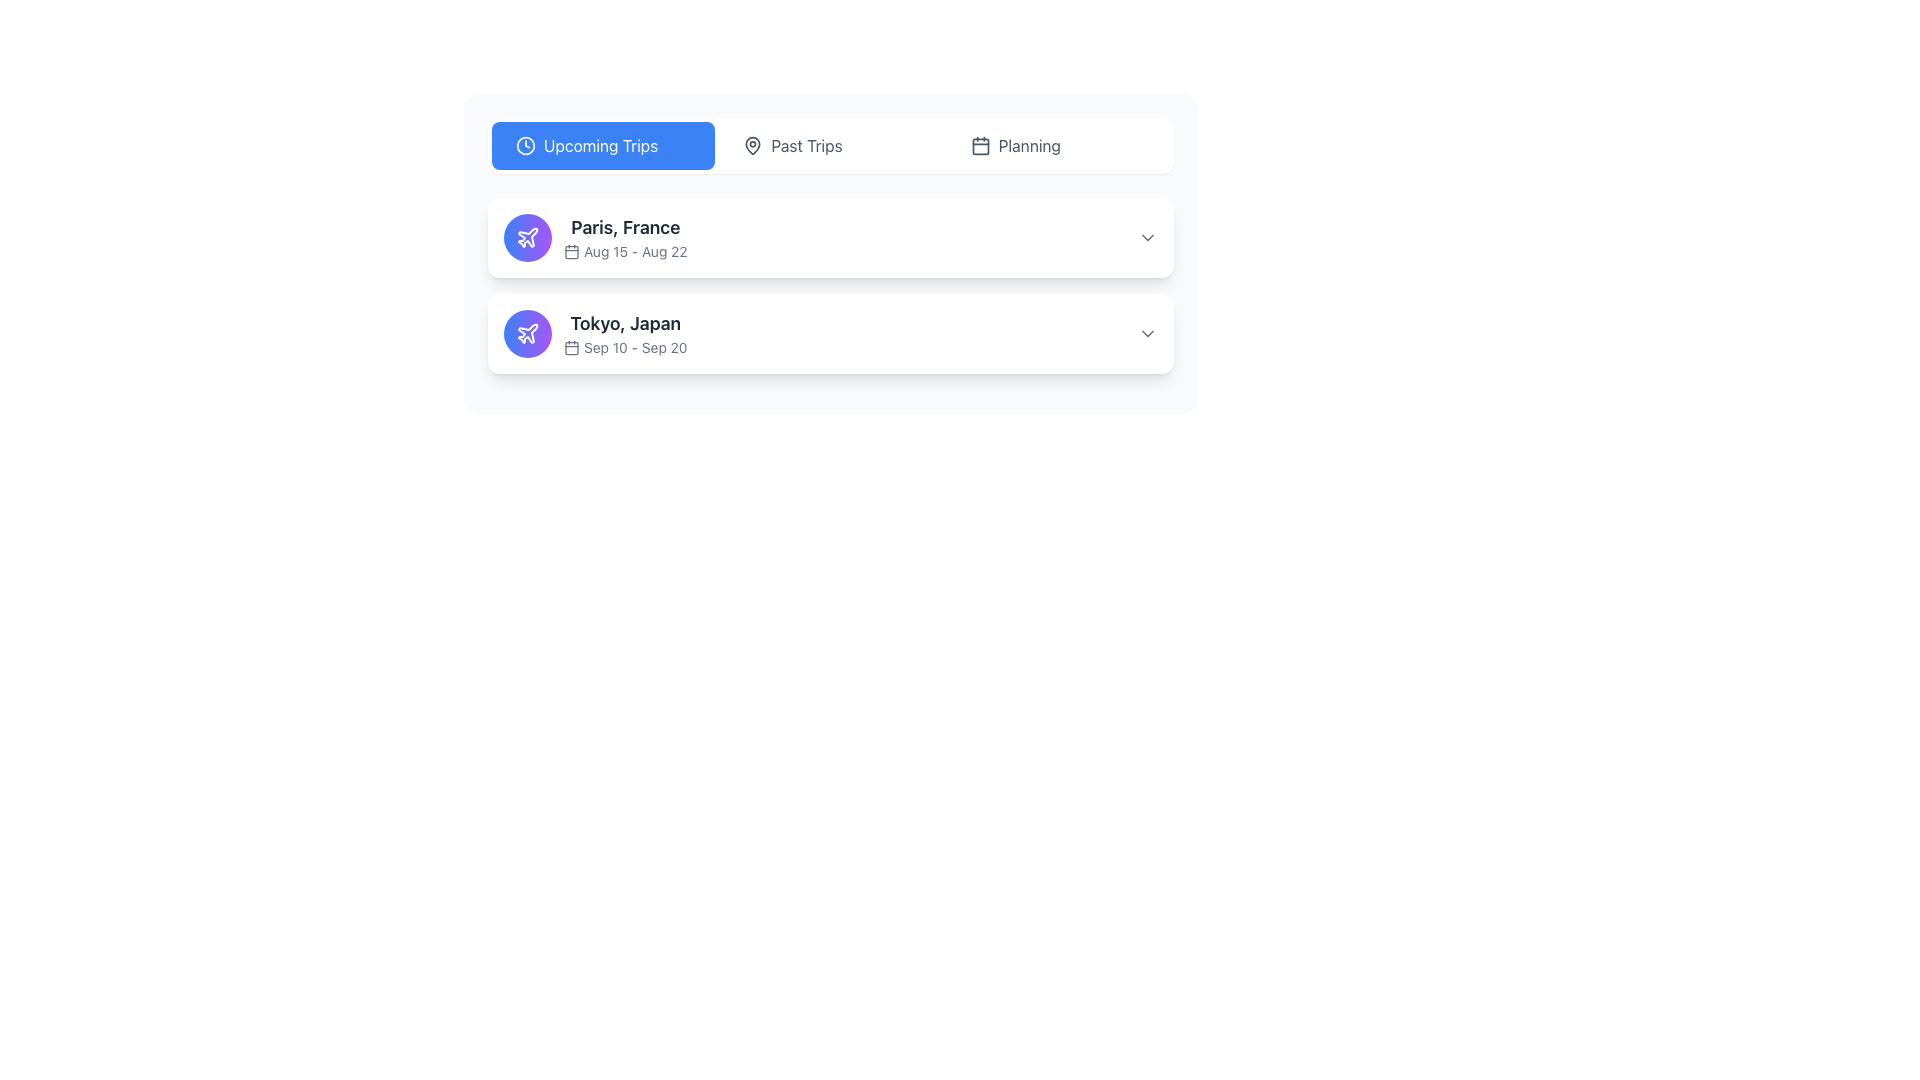  Describe the element at coordinates (830, 145) in the screenshot. I see `the 'Past Trips' button, which is the second button in a list of three` at that location.